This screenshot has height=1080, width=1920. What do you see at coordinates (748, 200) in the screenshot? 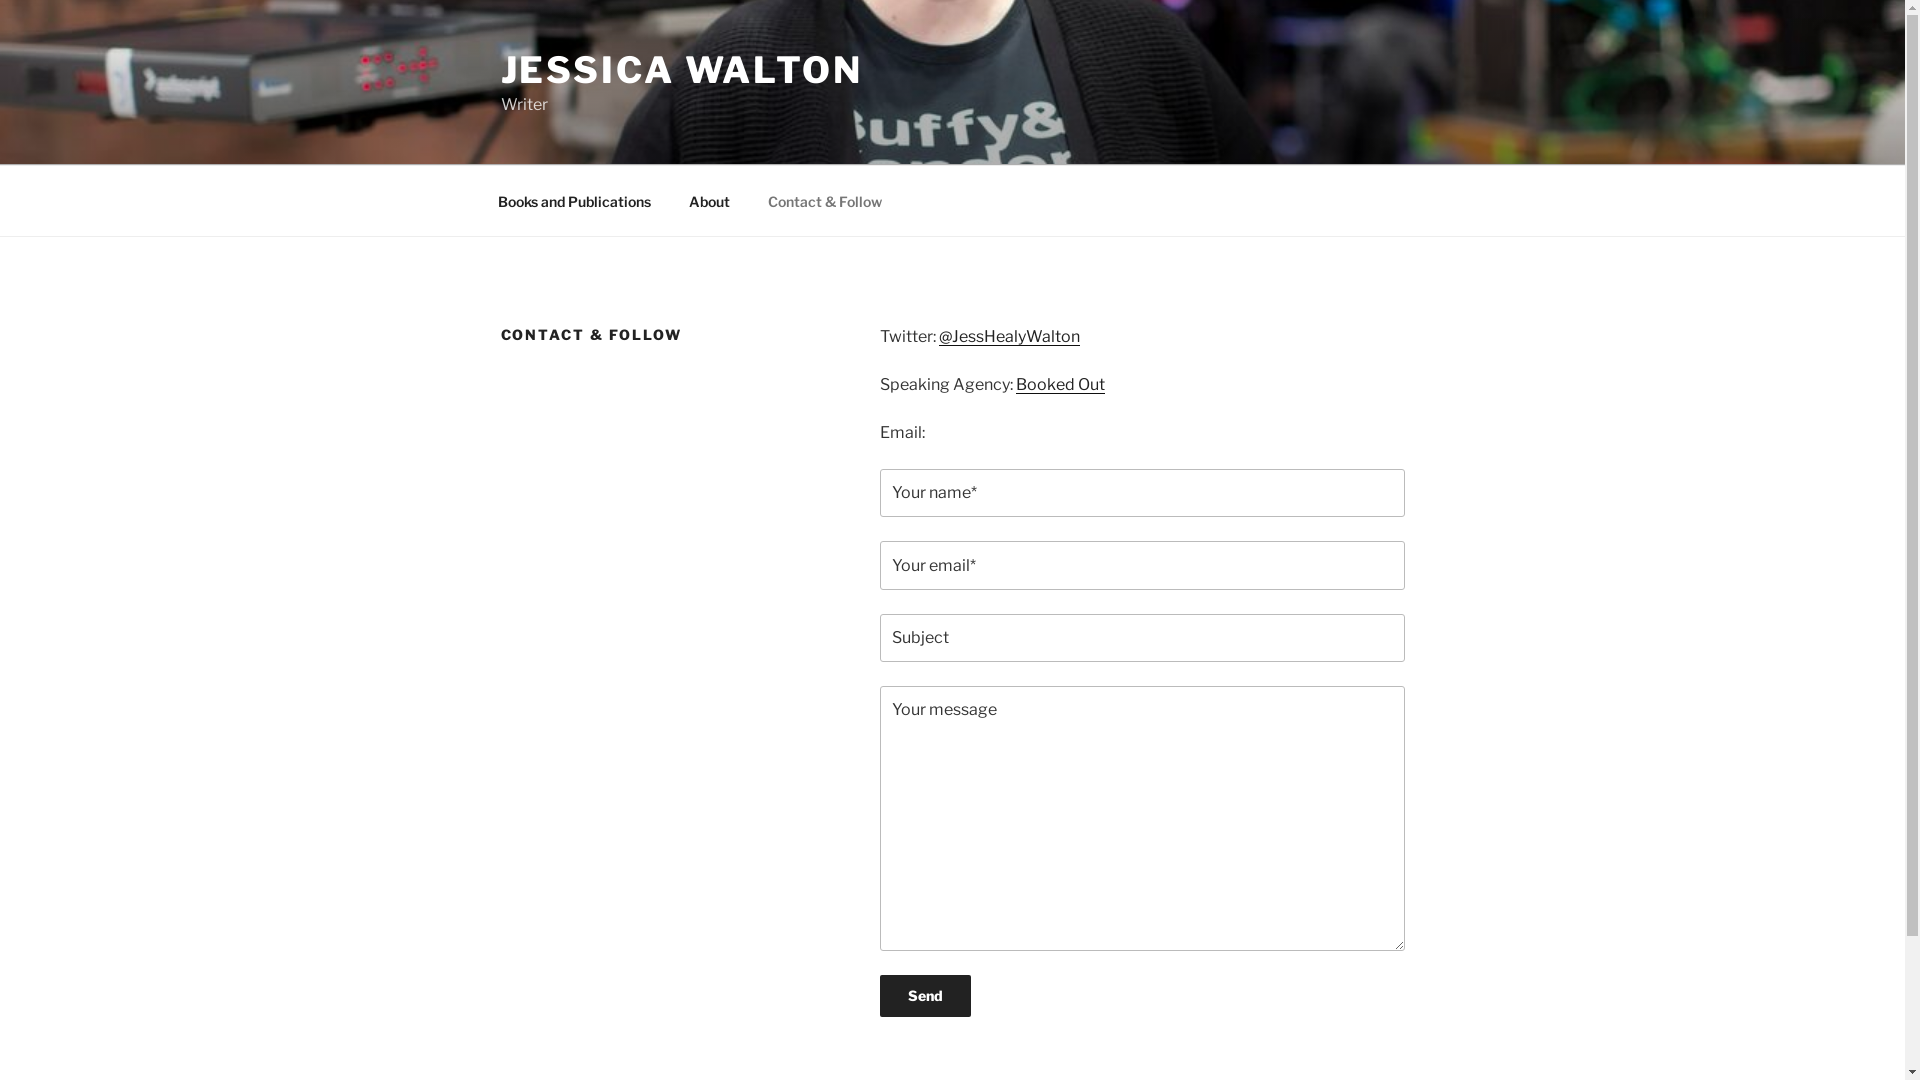
I see `'Contact & Follow'` at bounding box center [748, 200].